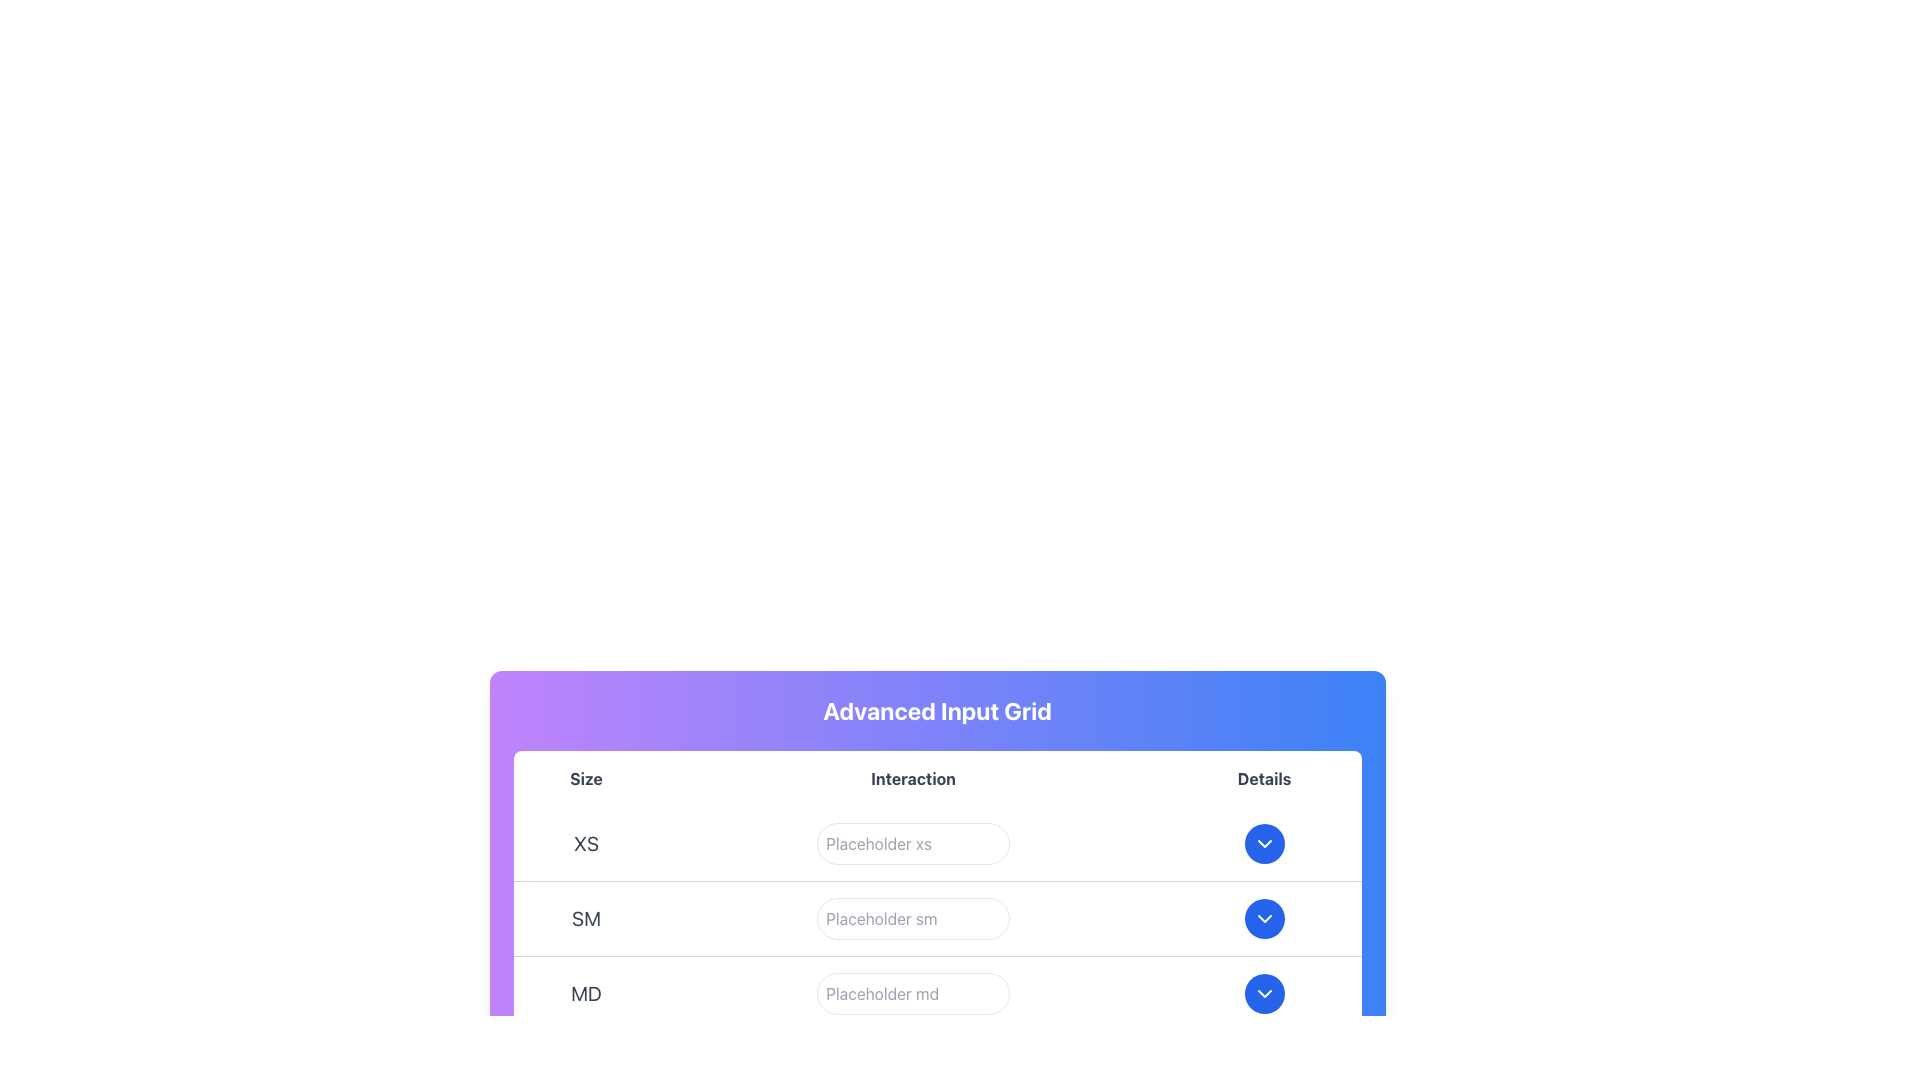 The image size is (1920, 1080). I want to click on the button in the 'Details' column that reveals additional options for the 'XS' row, so click(1263, 844).